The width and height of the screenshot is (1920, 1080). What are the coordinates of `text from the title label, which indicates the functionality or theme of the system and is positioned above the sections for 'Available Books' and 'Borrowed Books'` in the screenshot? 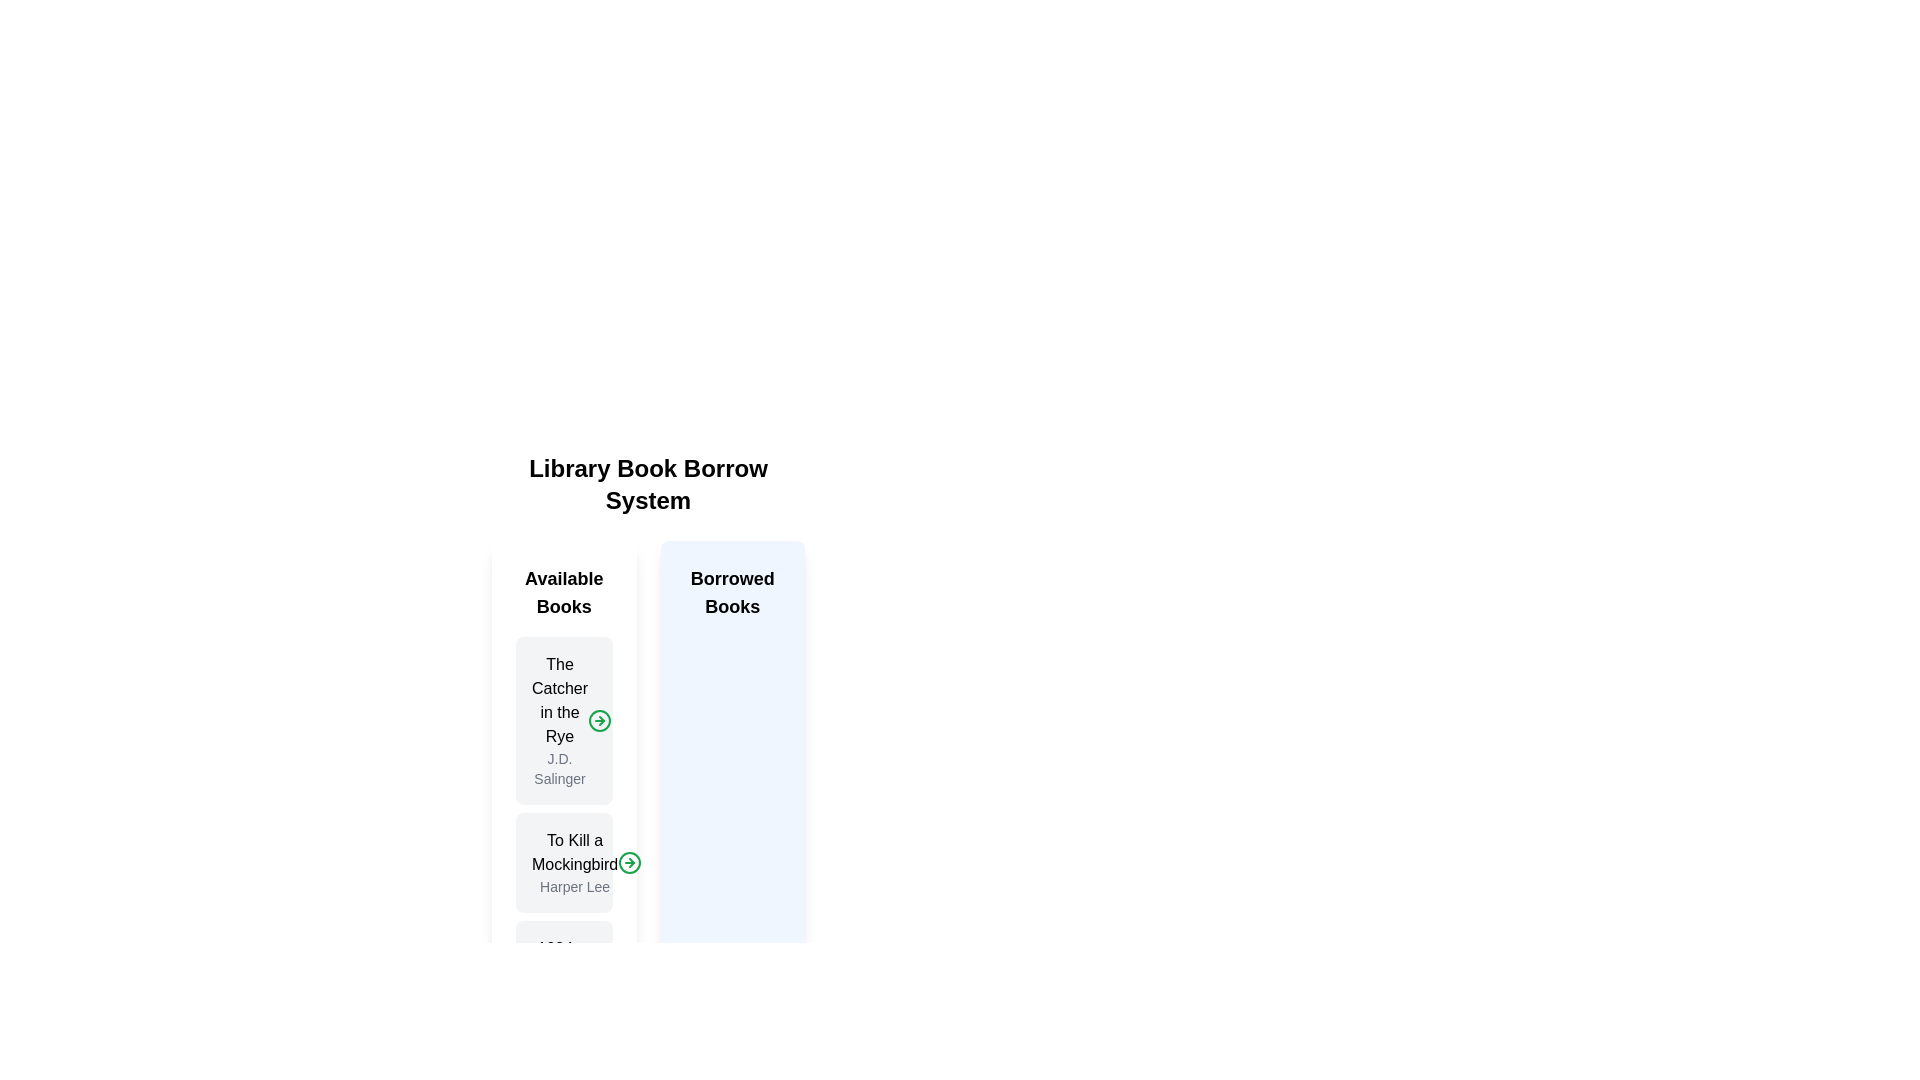 It's located at (648, 485).